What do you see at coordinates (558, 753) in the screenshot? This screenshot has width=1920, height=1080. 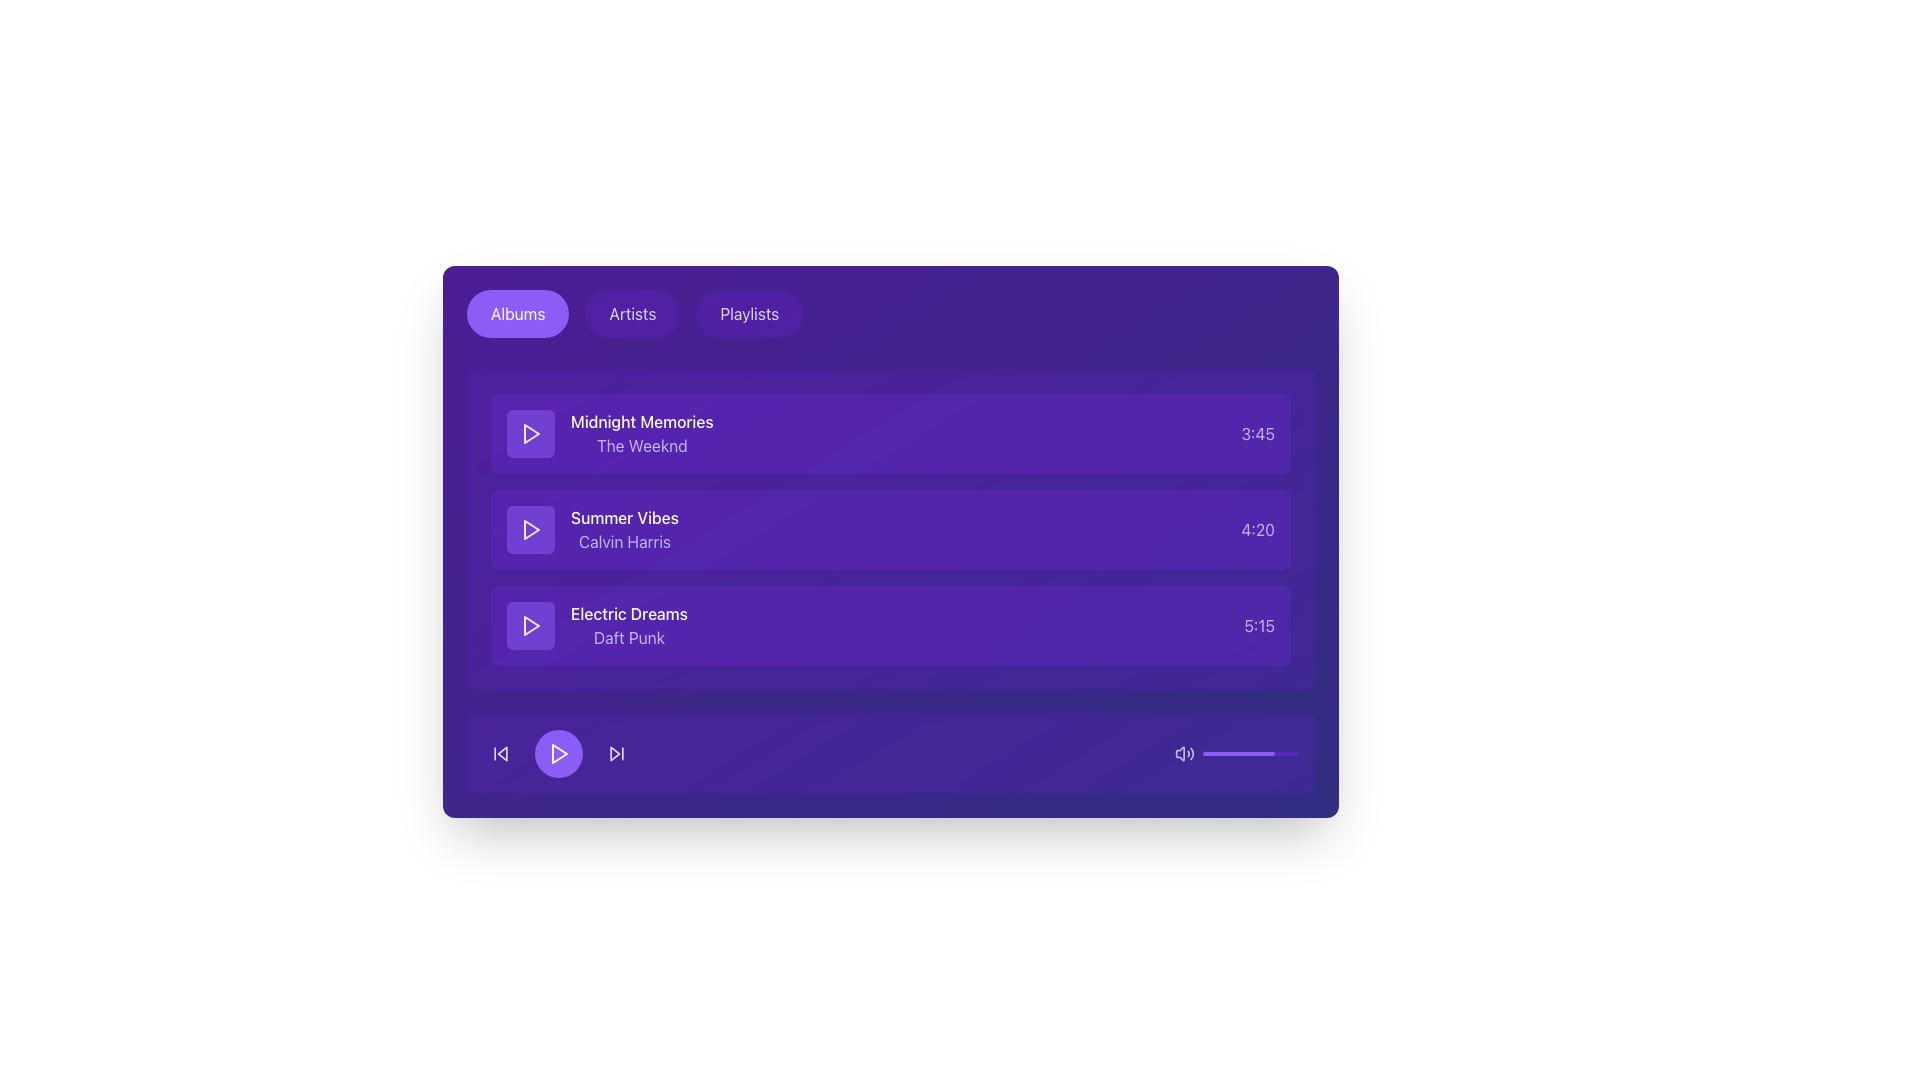 I see `the circular button with a purple background and a white triangular 'play' icon to observe the hover effect` at bounding box center [558, 753].